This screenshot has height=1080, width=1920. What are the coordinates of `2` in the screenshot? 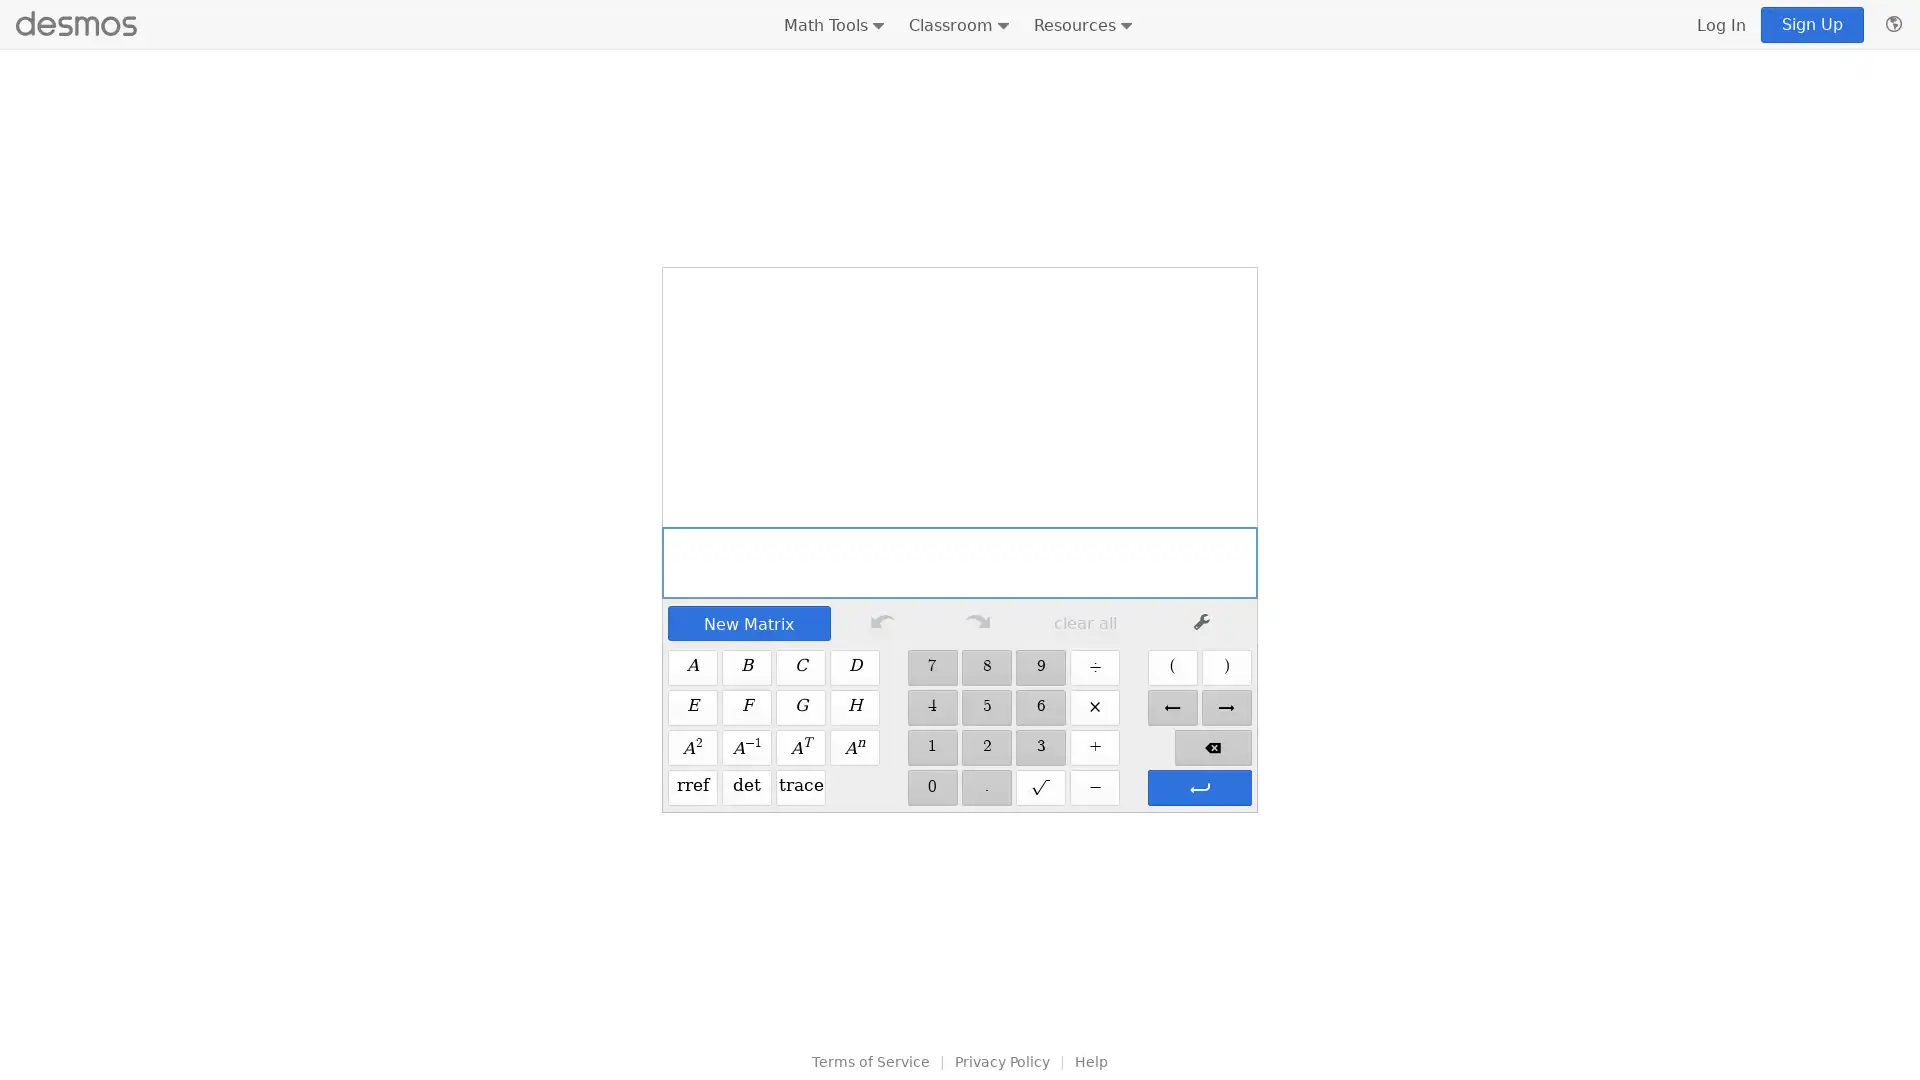 It's located at (986, 748).